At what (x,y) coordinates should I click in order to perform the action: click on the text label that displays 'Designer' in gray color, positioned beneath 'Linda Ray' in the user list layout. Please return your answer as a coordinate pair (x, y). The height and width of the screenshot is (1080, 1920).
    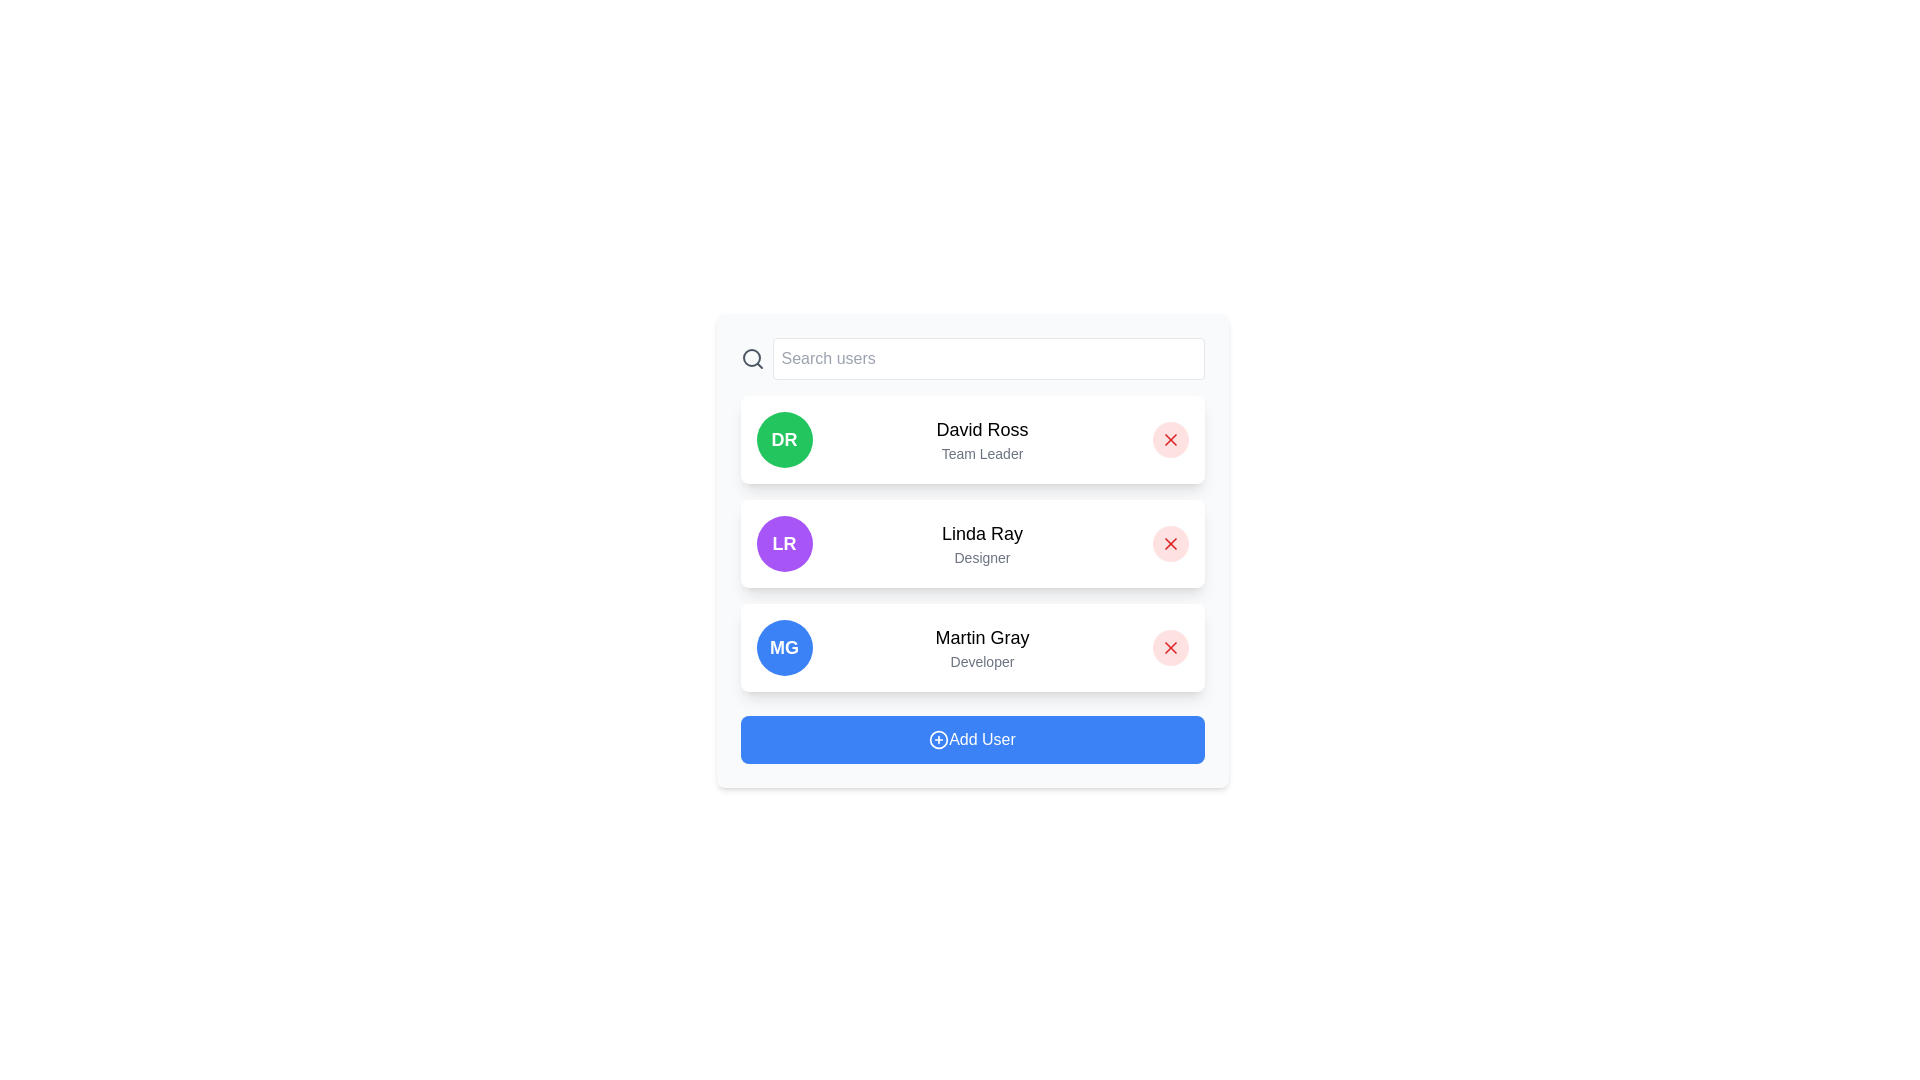
    Looking at the image, I should click on (982, 558).